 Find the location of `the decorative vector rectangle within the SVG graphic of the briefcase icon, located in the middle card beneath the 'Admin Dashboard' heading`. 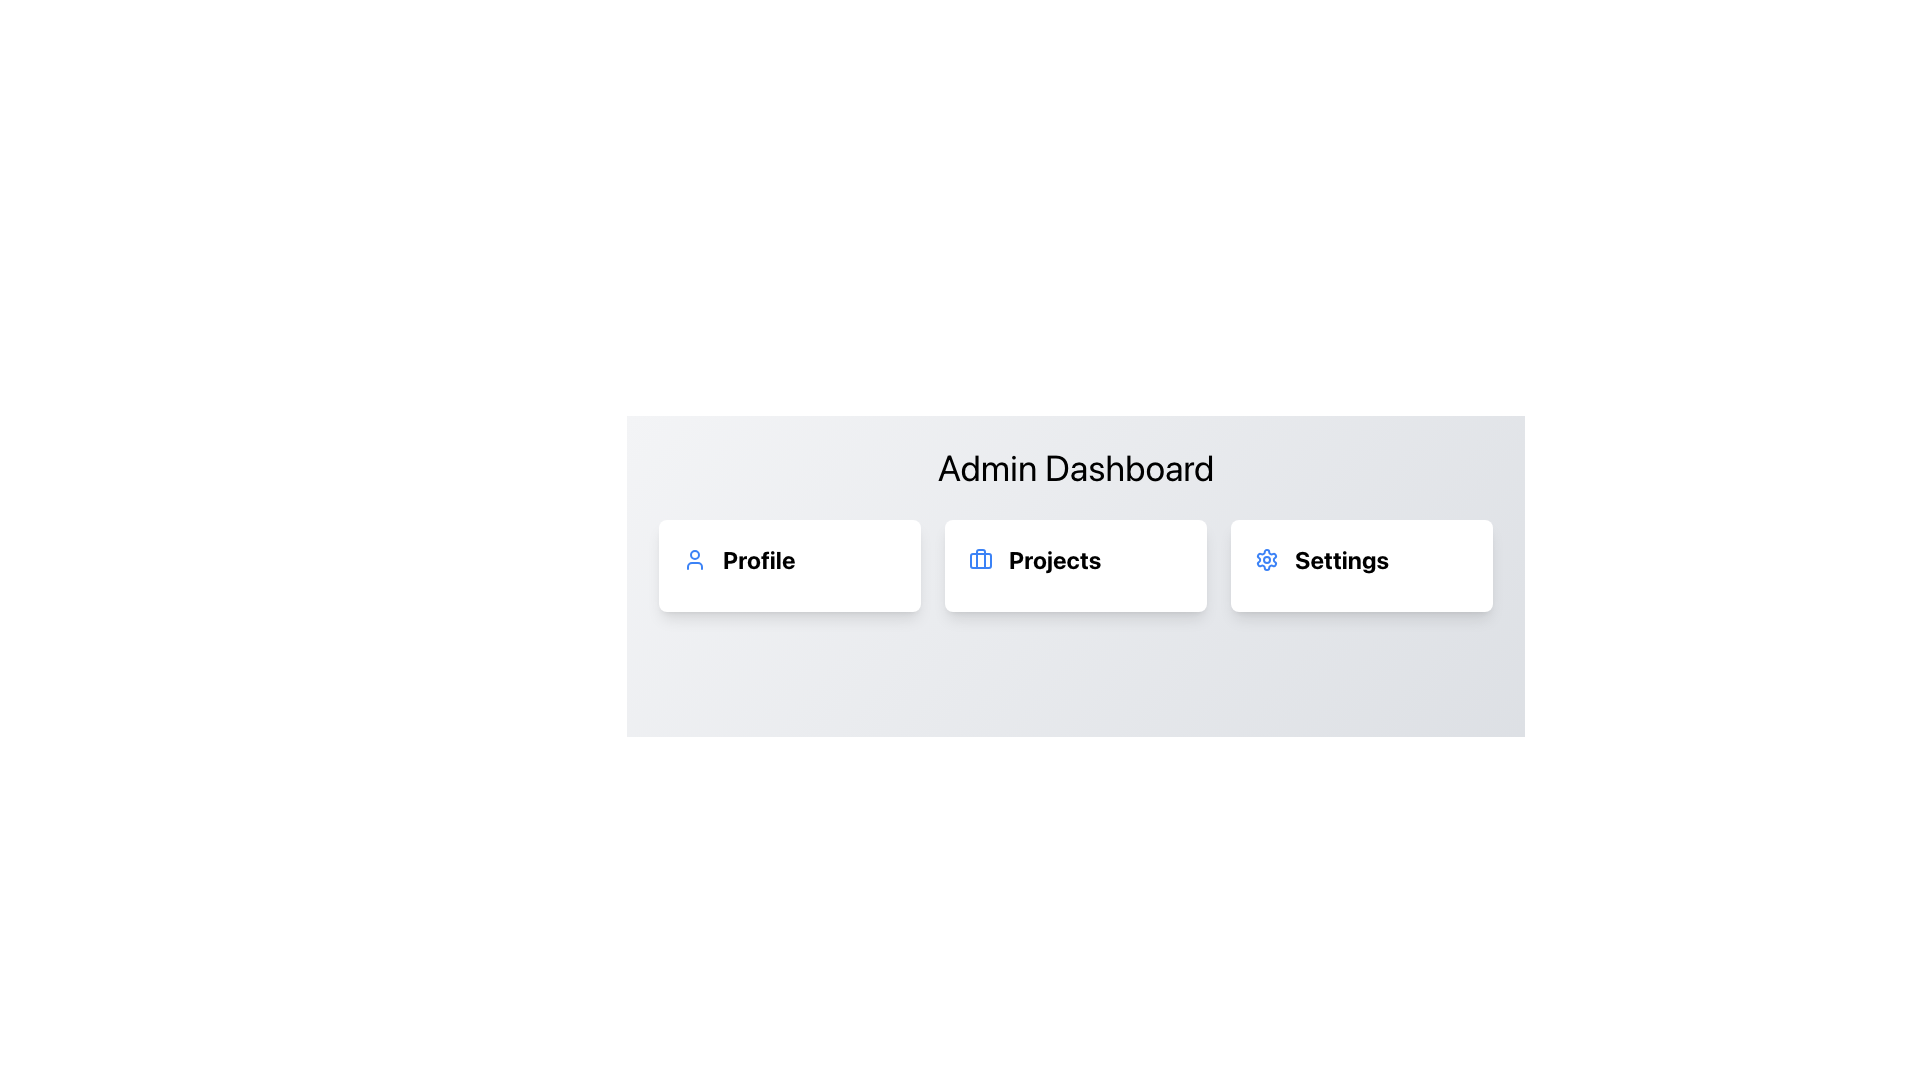

the decorative vector rectangle within the SVG graphic of the briefcase icon, located in the middle card beneath the 'Admin Dashboard' heading is located at coordinates (980, 560).